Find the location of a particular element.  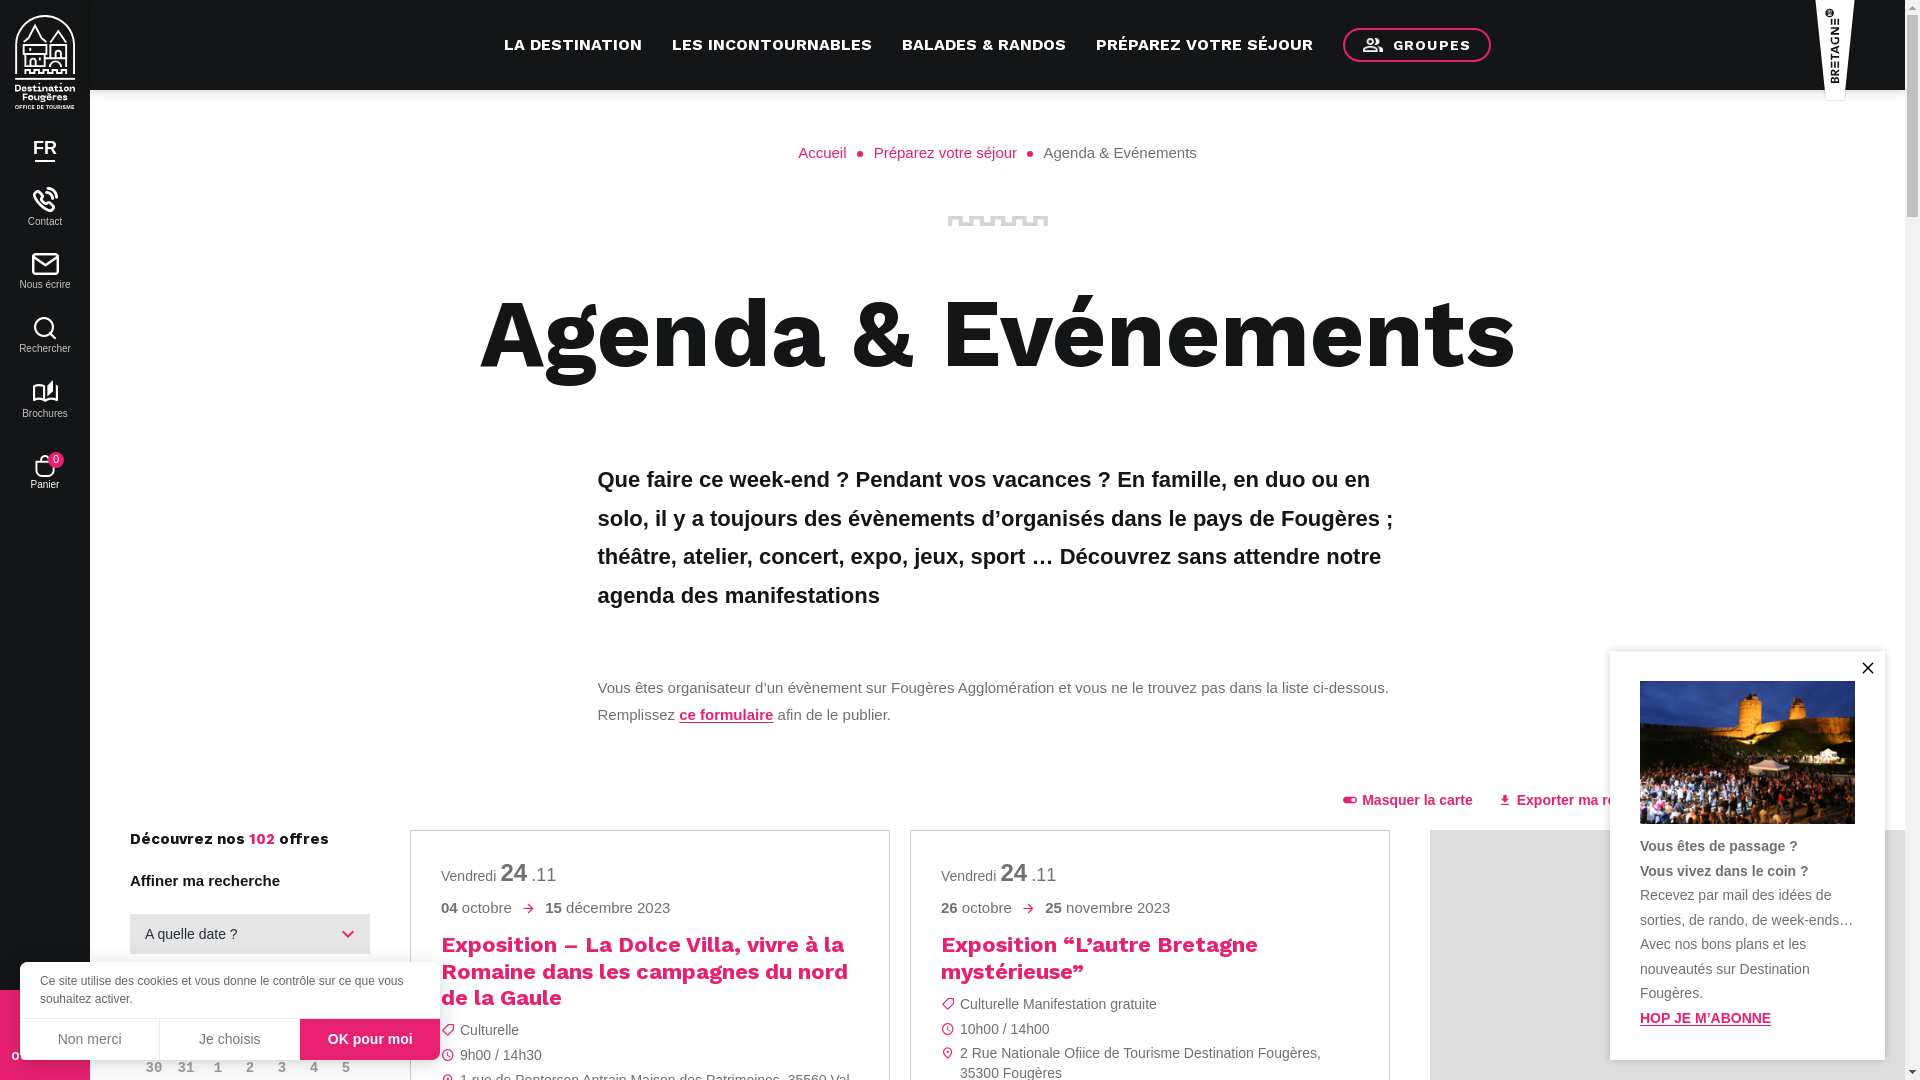

'OK pour moi' is located at coordinates (369, 1037).